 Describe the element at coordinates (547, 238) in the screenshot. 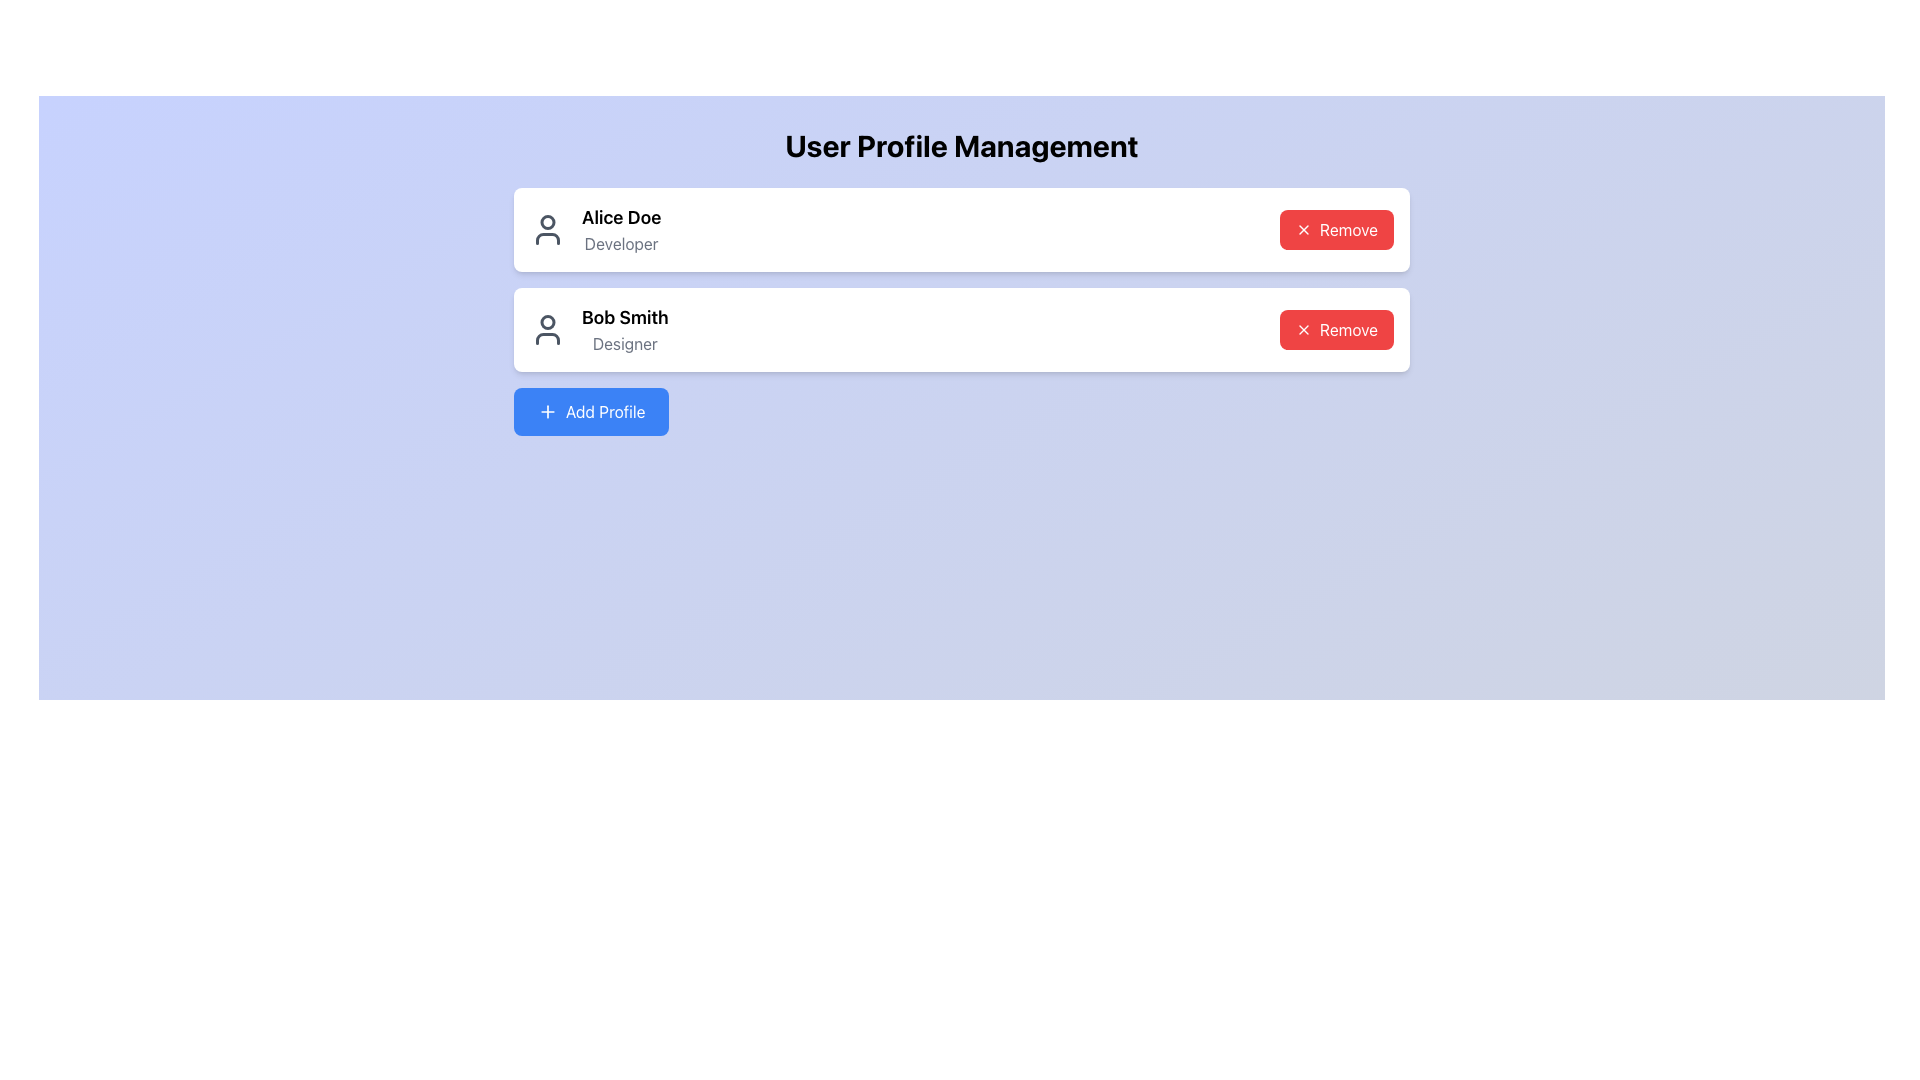

I see `the bottom half of the person icon within Alice Doe's profile card for potential interaction` at that location.